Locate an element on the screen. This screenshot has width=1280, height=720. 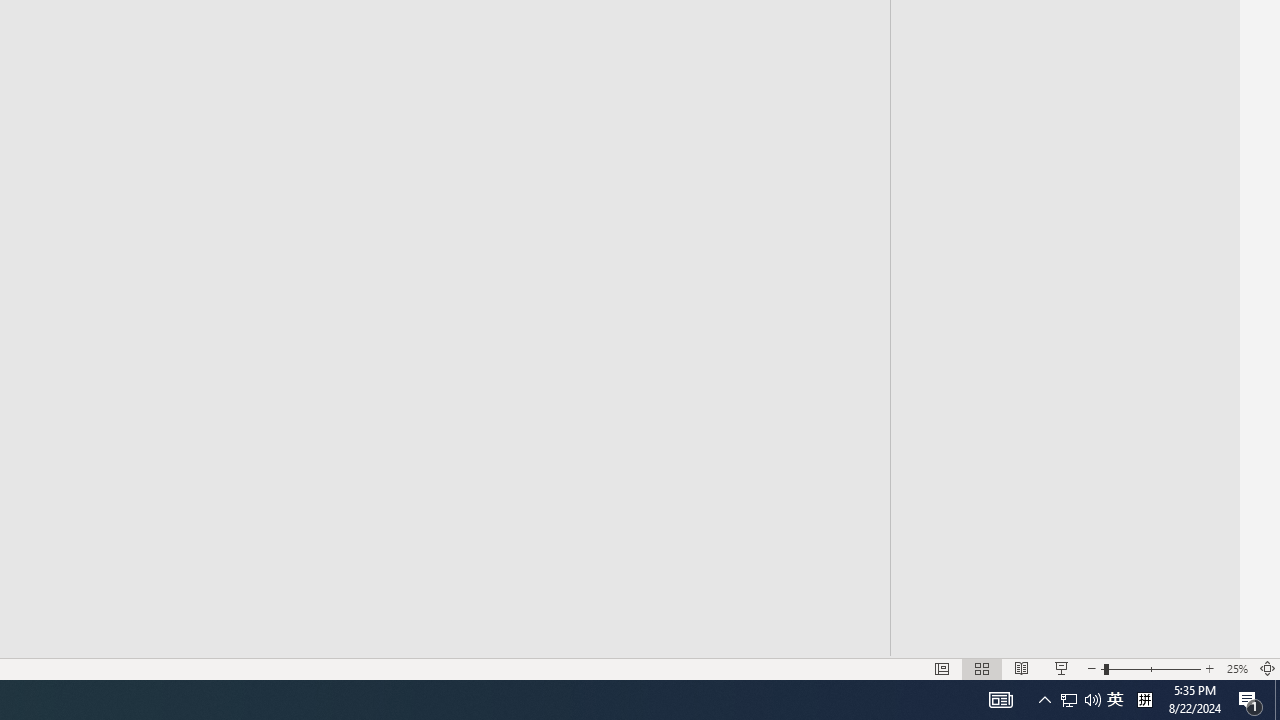
'Zoom 25%' is located at coordinates (1236, 669).